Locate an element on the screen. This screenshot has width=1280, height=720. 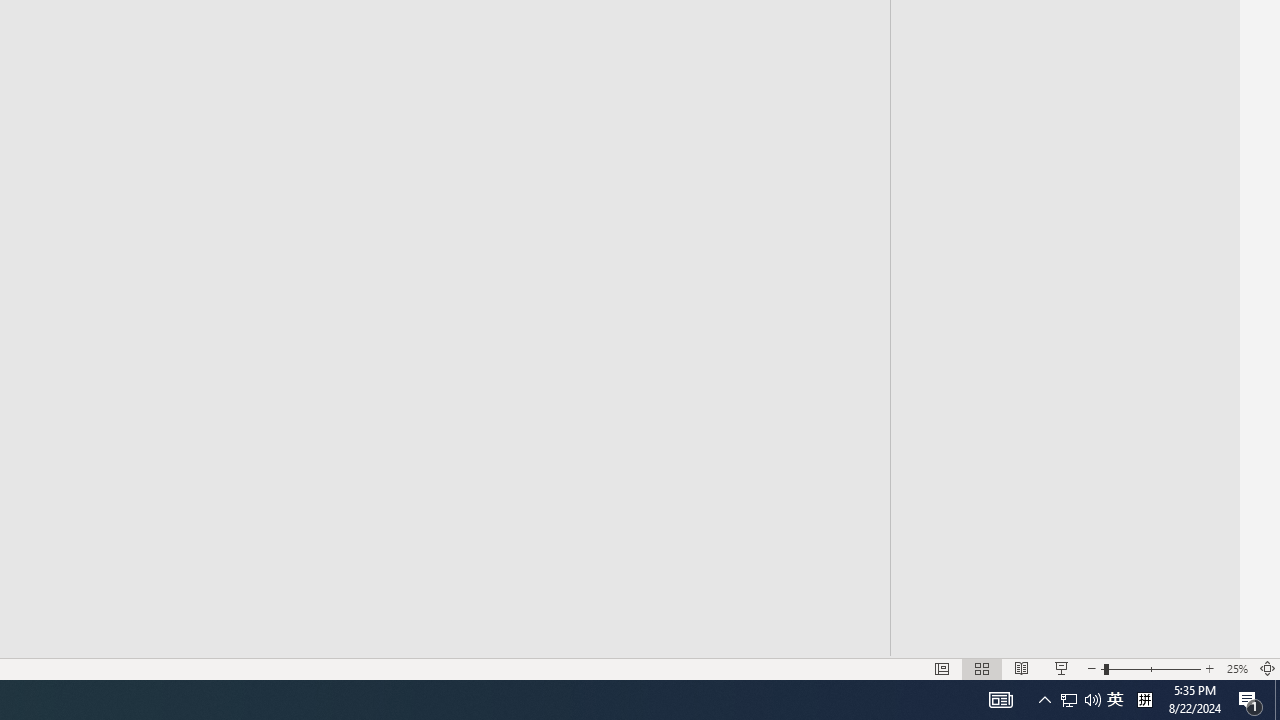
'Zoom 25%' is located at coordinates (1236, 669).